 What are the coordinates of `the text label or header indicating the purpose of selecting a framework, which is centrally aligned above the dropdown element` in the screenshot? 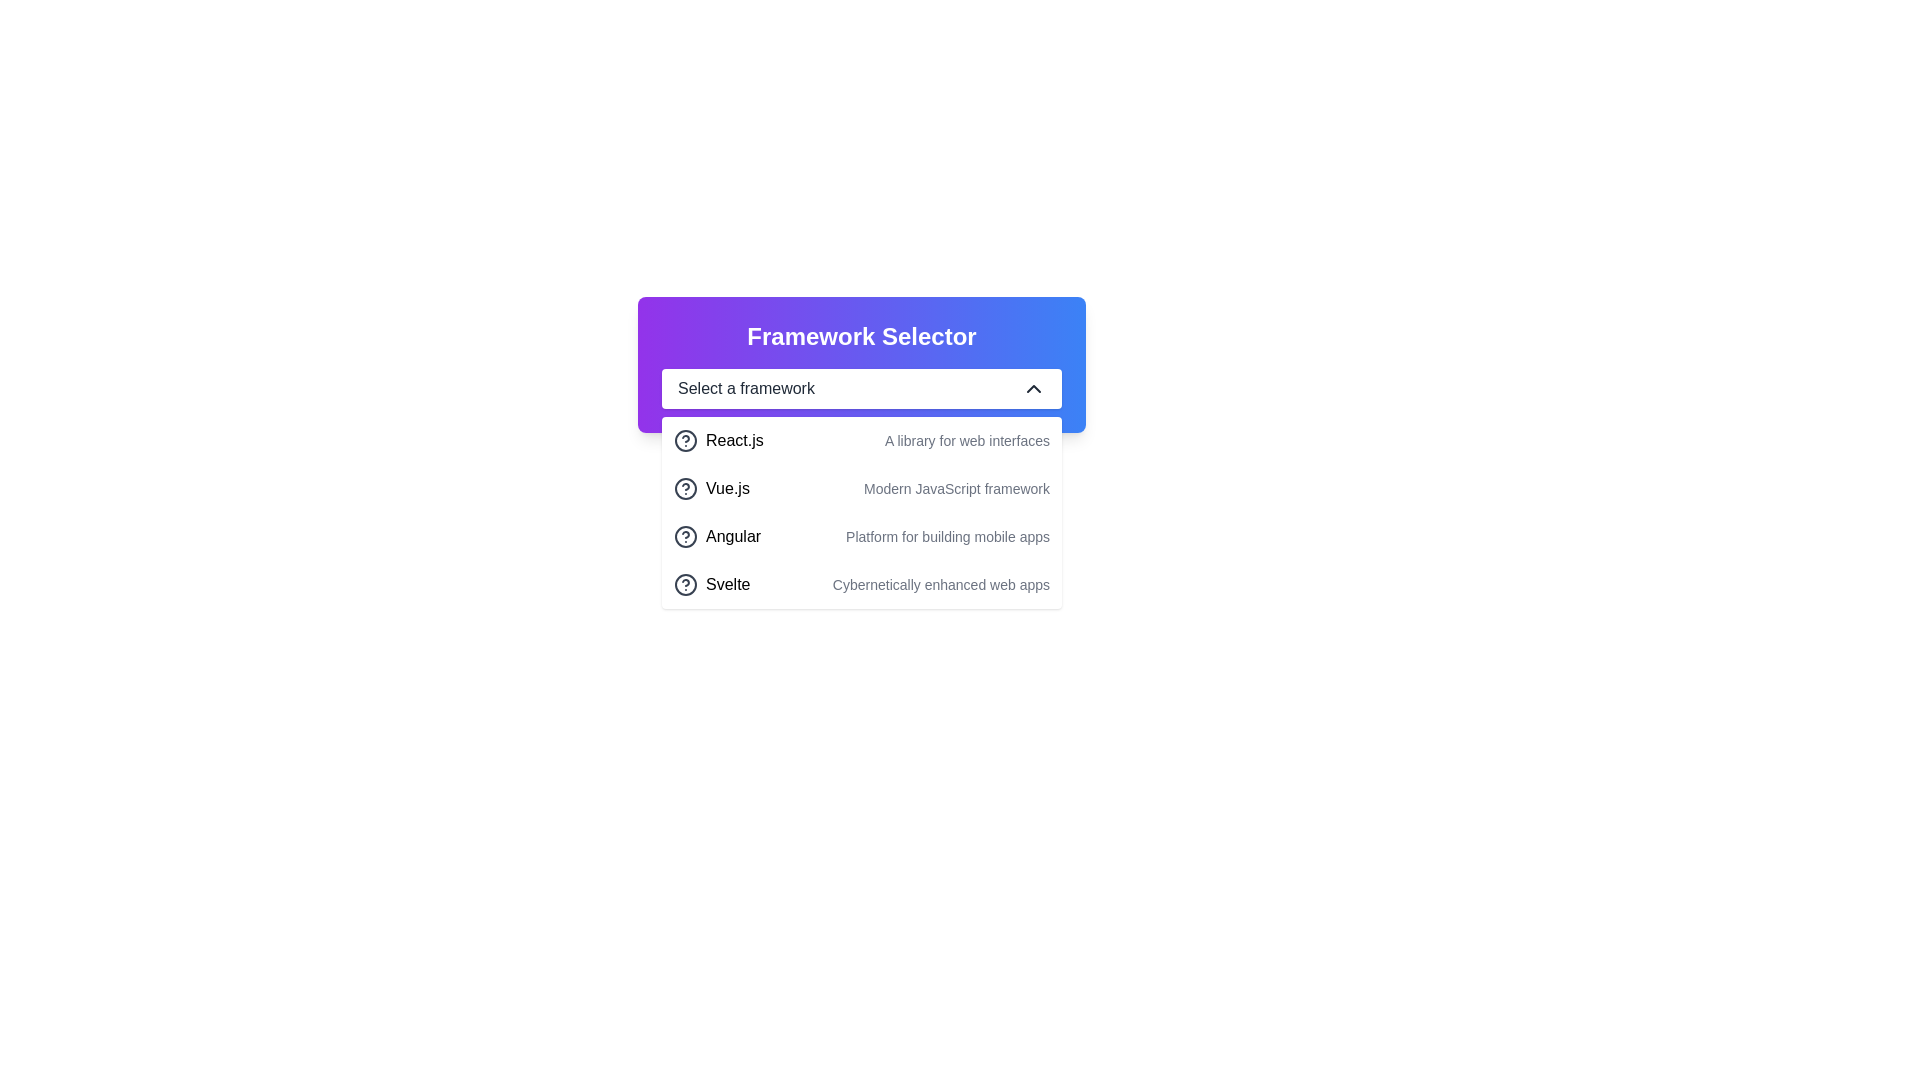 It's located at (862, 335).